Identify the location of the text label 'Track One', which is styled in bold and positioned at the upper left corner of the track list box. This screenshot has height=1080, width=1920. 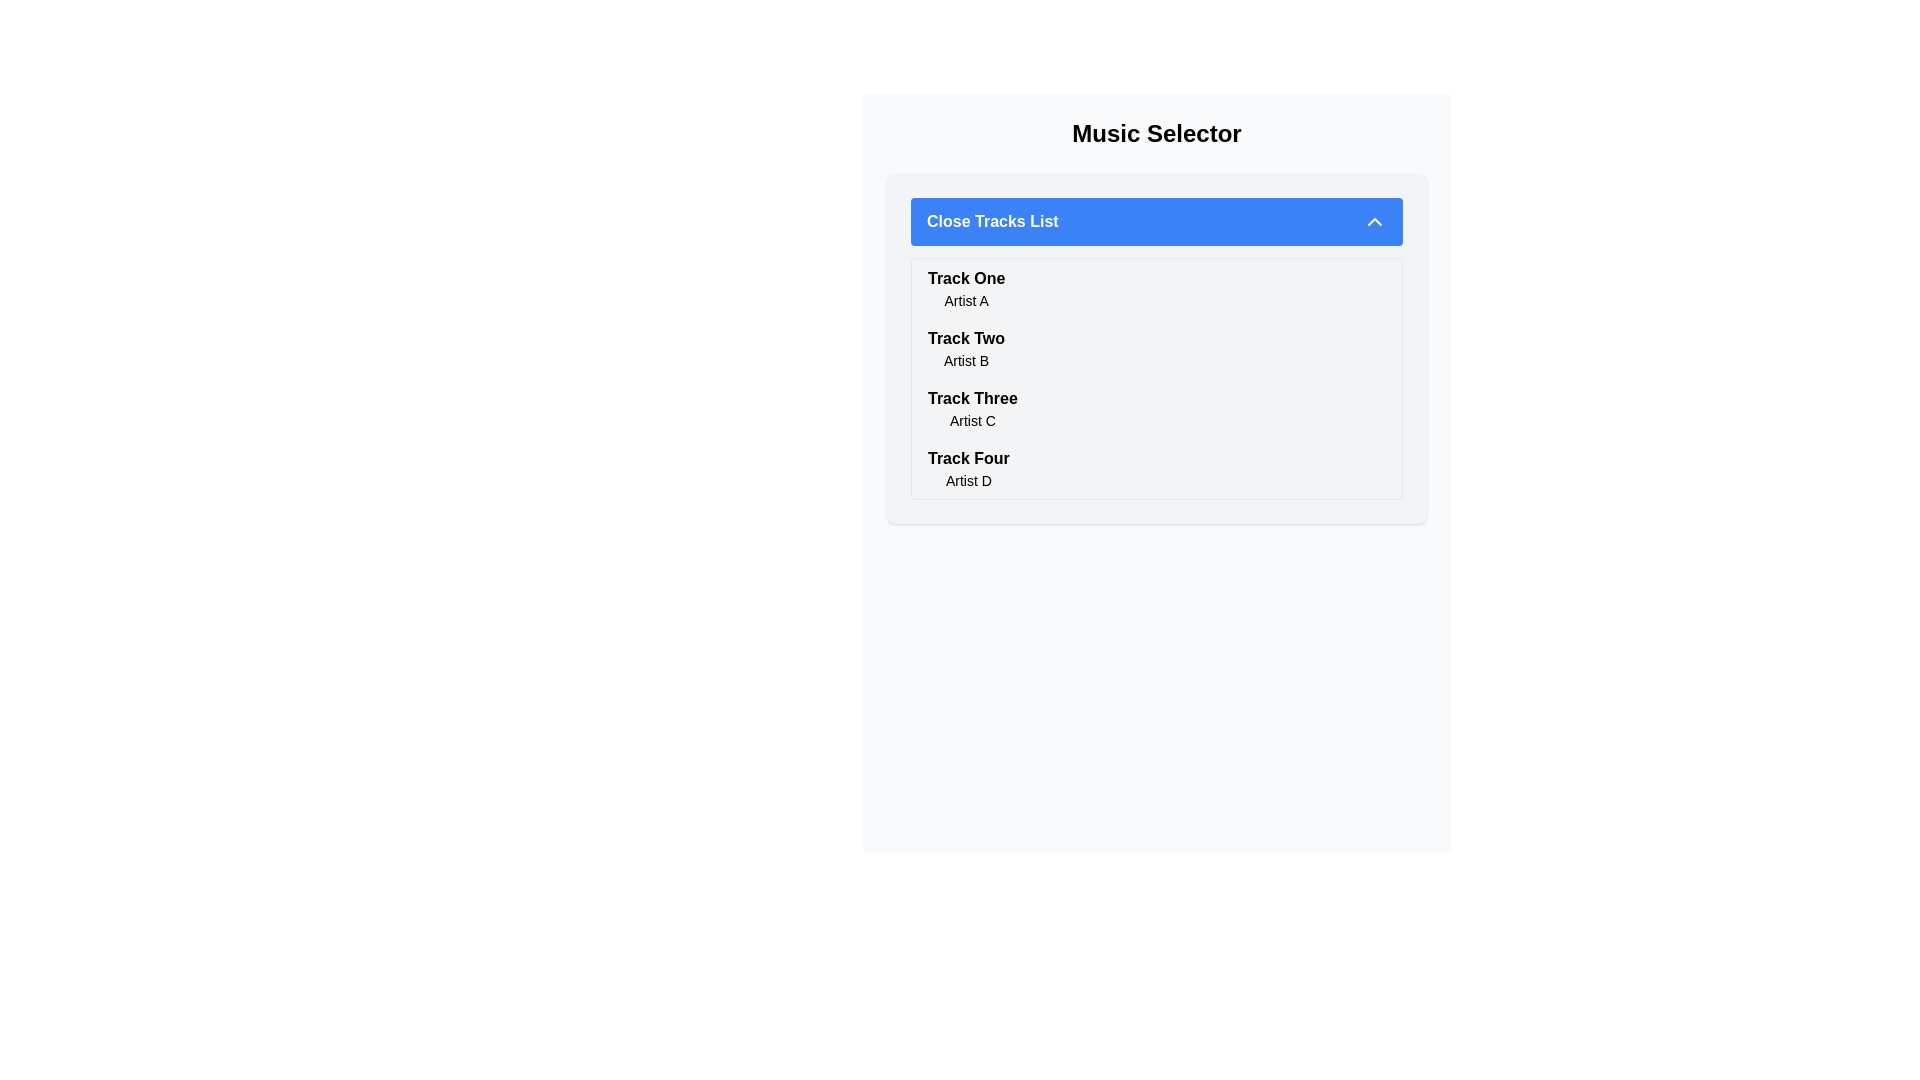
(966, 278).